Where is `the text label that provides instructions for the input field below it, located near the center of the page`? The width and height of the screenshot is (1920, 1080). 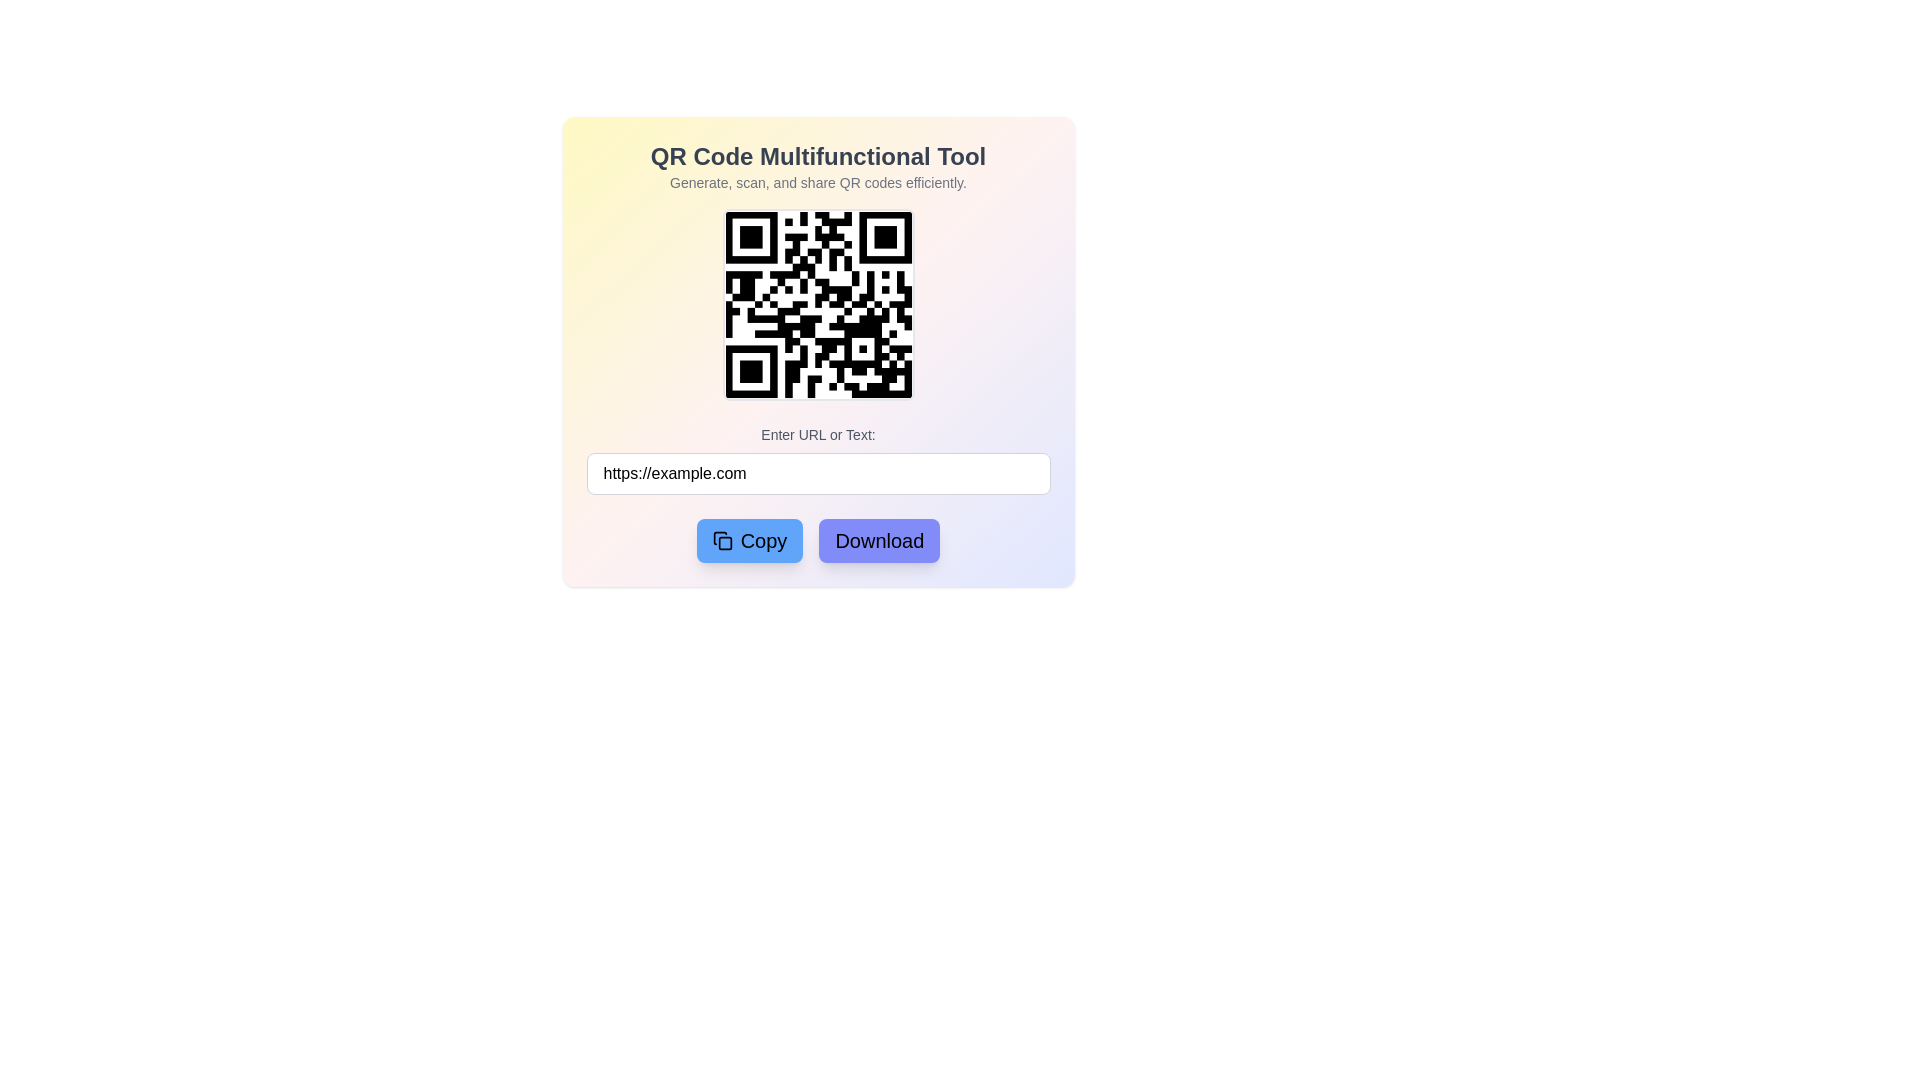
the text label that provides instructions for the input field below it, located near the center of the page is located at coordinates (818, 434).